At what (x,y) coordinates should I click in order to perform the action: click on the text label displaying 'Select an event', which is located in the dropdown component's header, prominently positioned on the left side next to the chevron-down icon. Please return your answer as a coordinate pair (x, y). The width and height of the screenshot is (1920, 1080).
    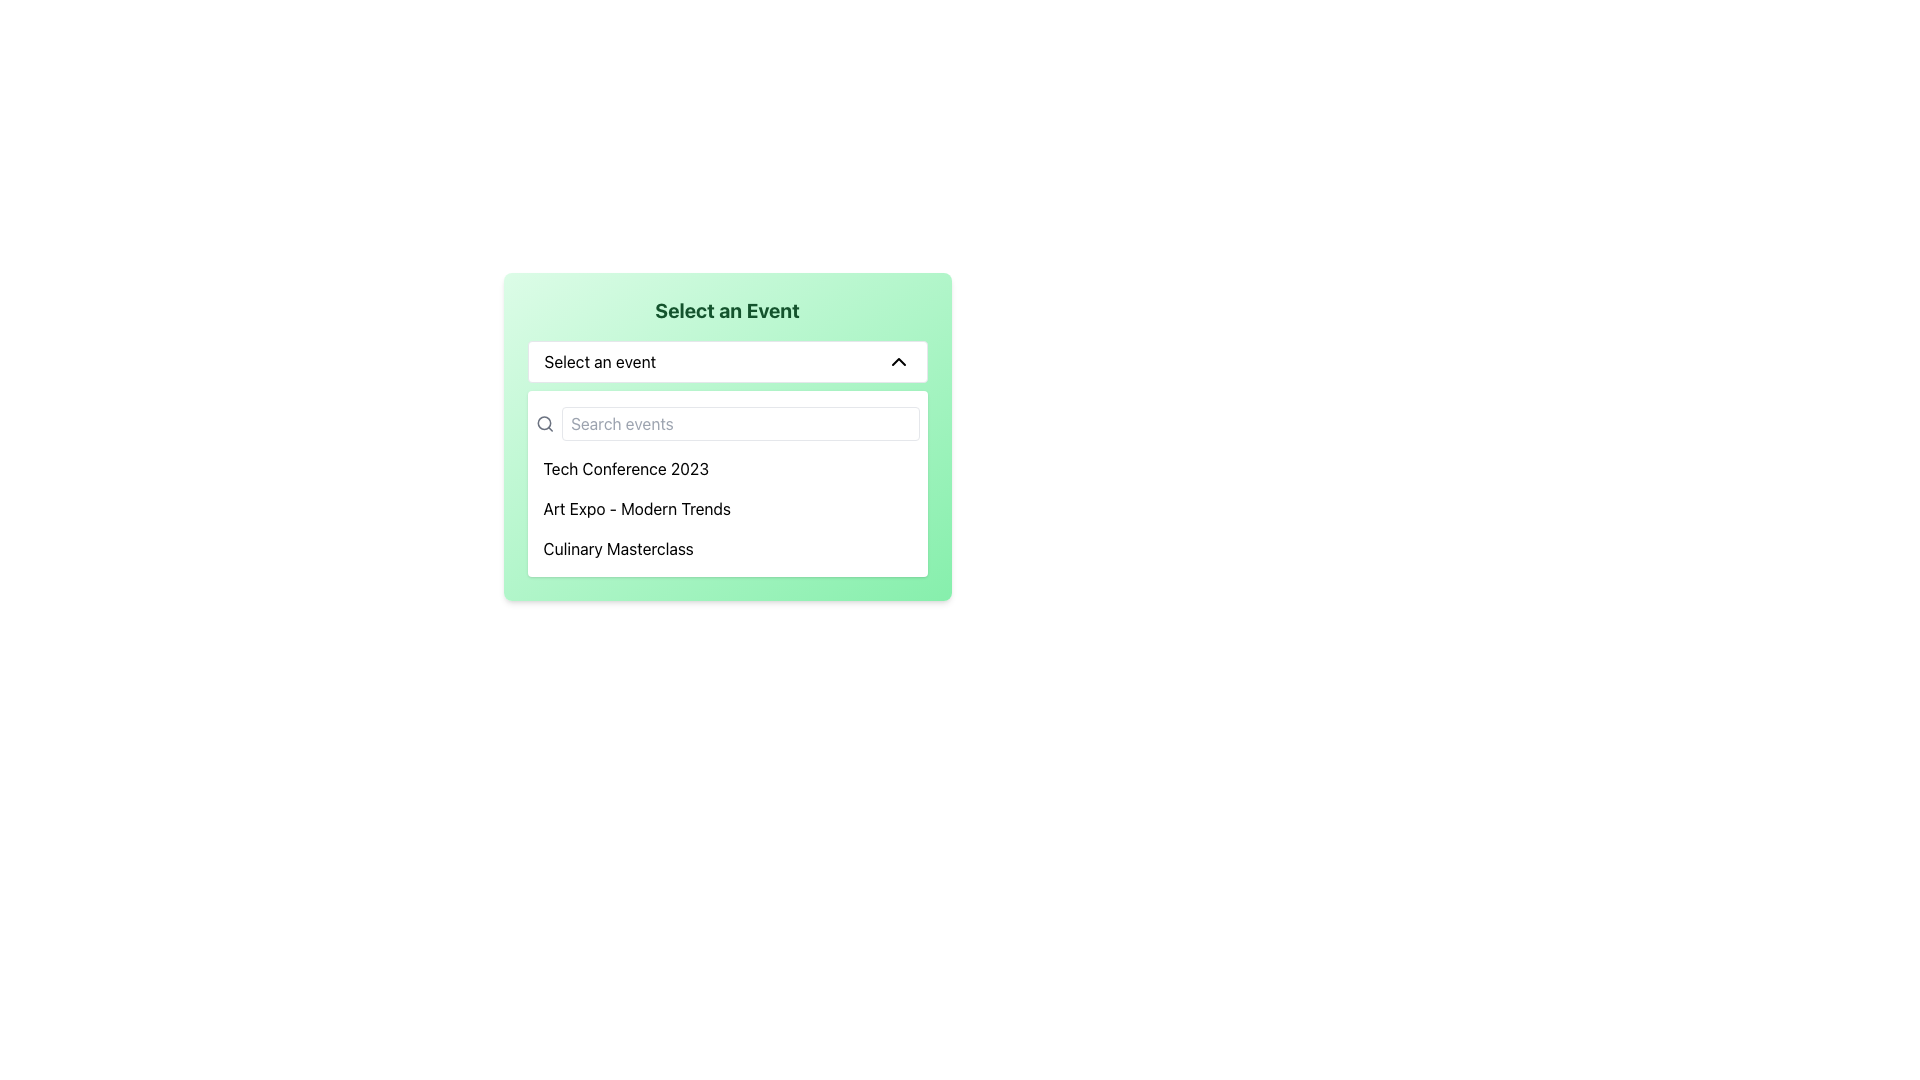
    Looking at the image, I should click on (599, 362).